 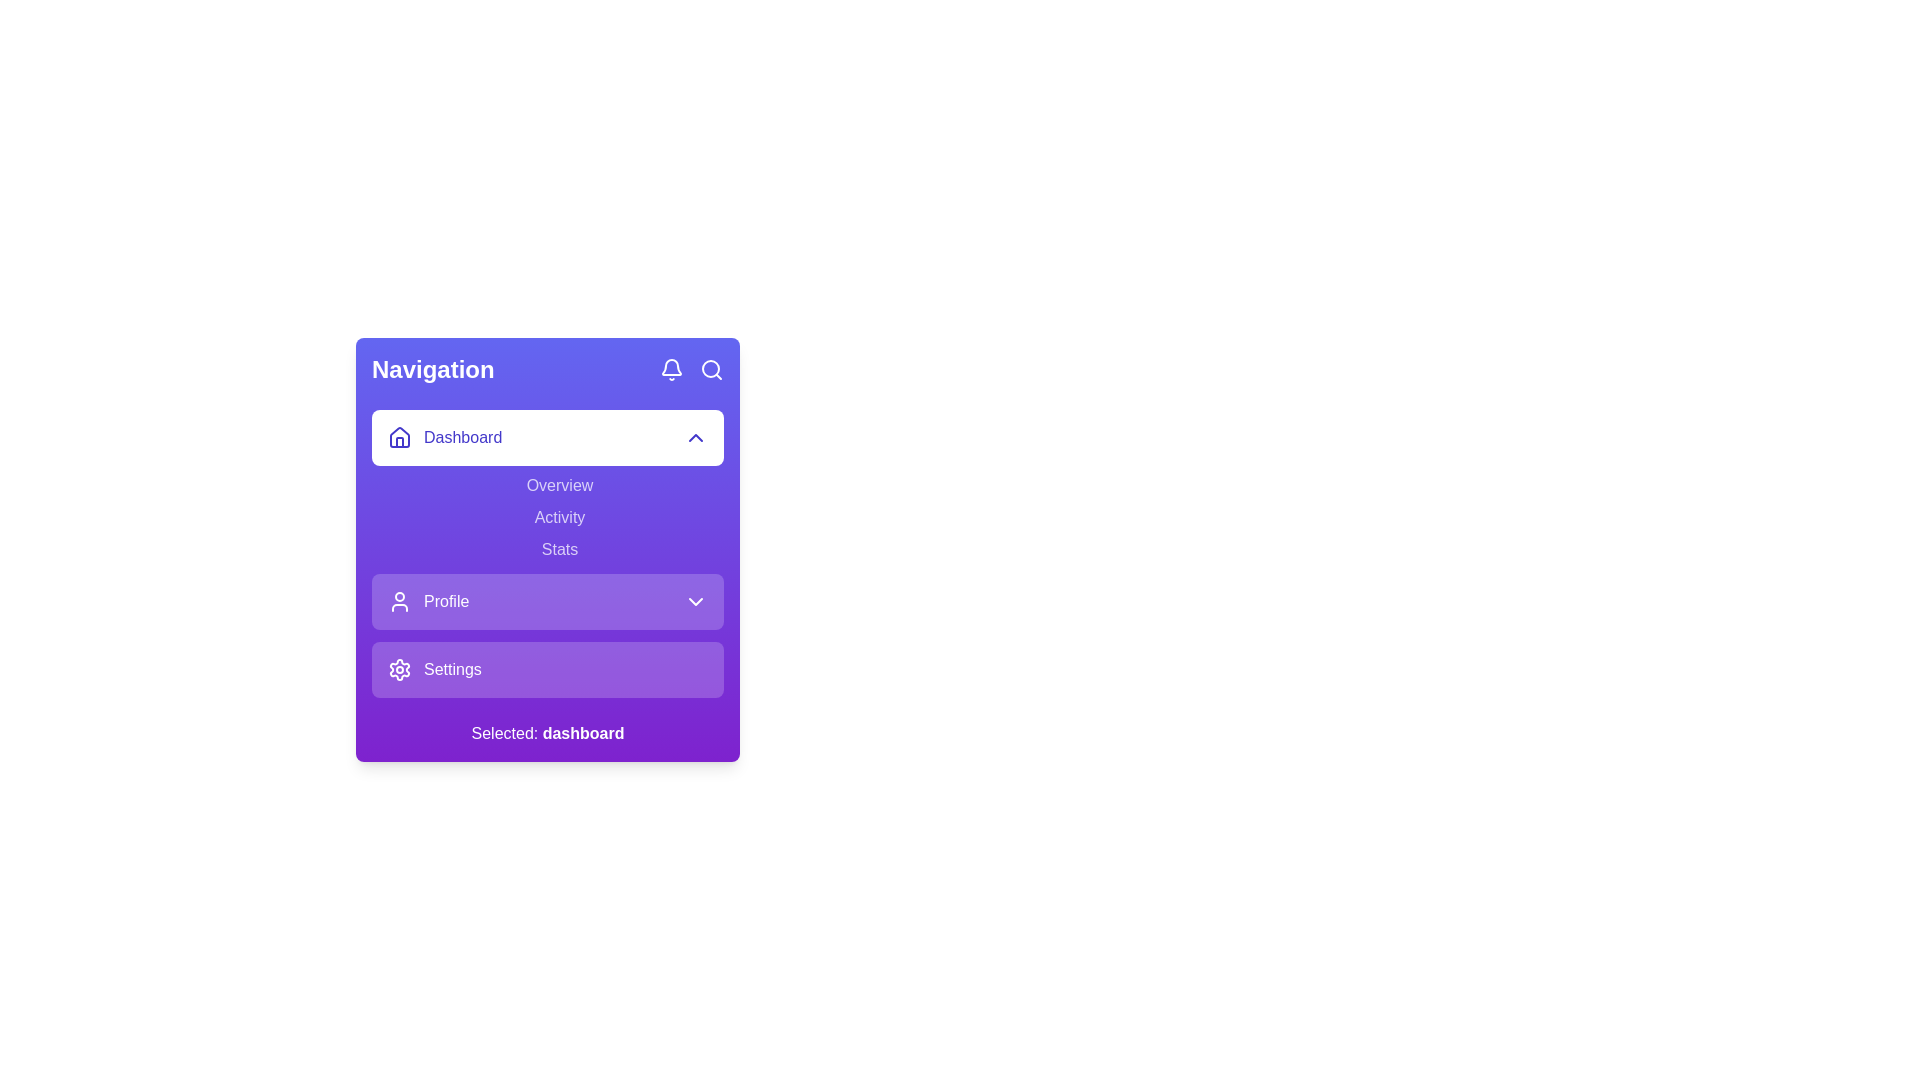 What do you see at coordinates (445, 600) in the screenshot?
I see `the profile menu option label located below the 'Dashboard' section in the vertical navigation menu` at bounding box center [445, 600].